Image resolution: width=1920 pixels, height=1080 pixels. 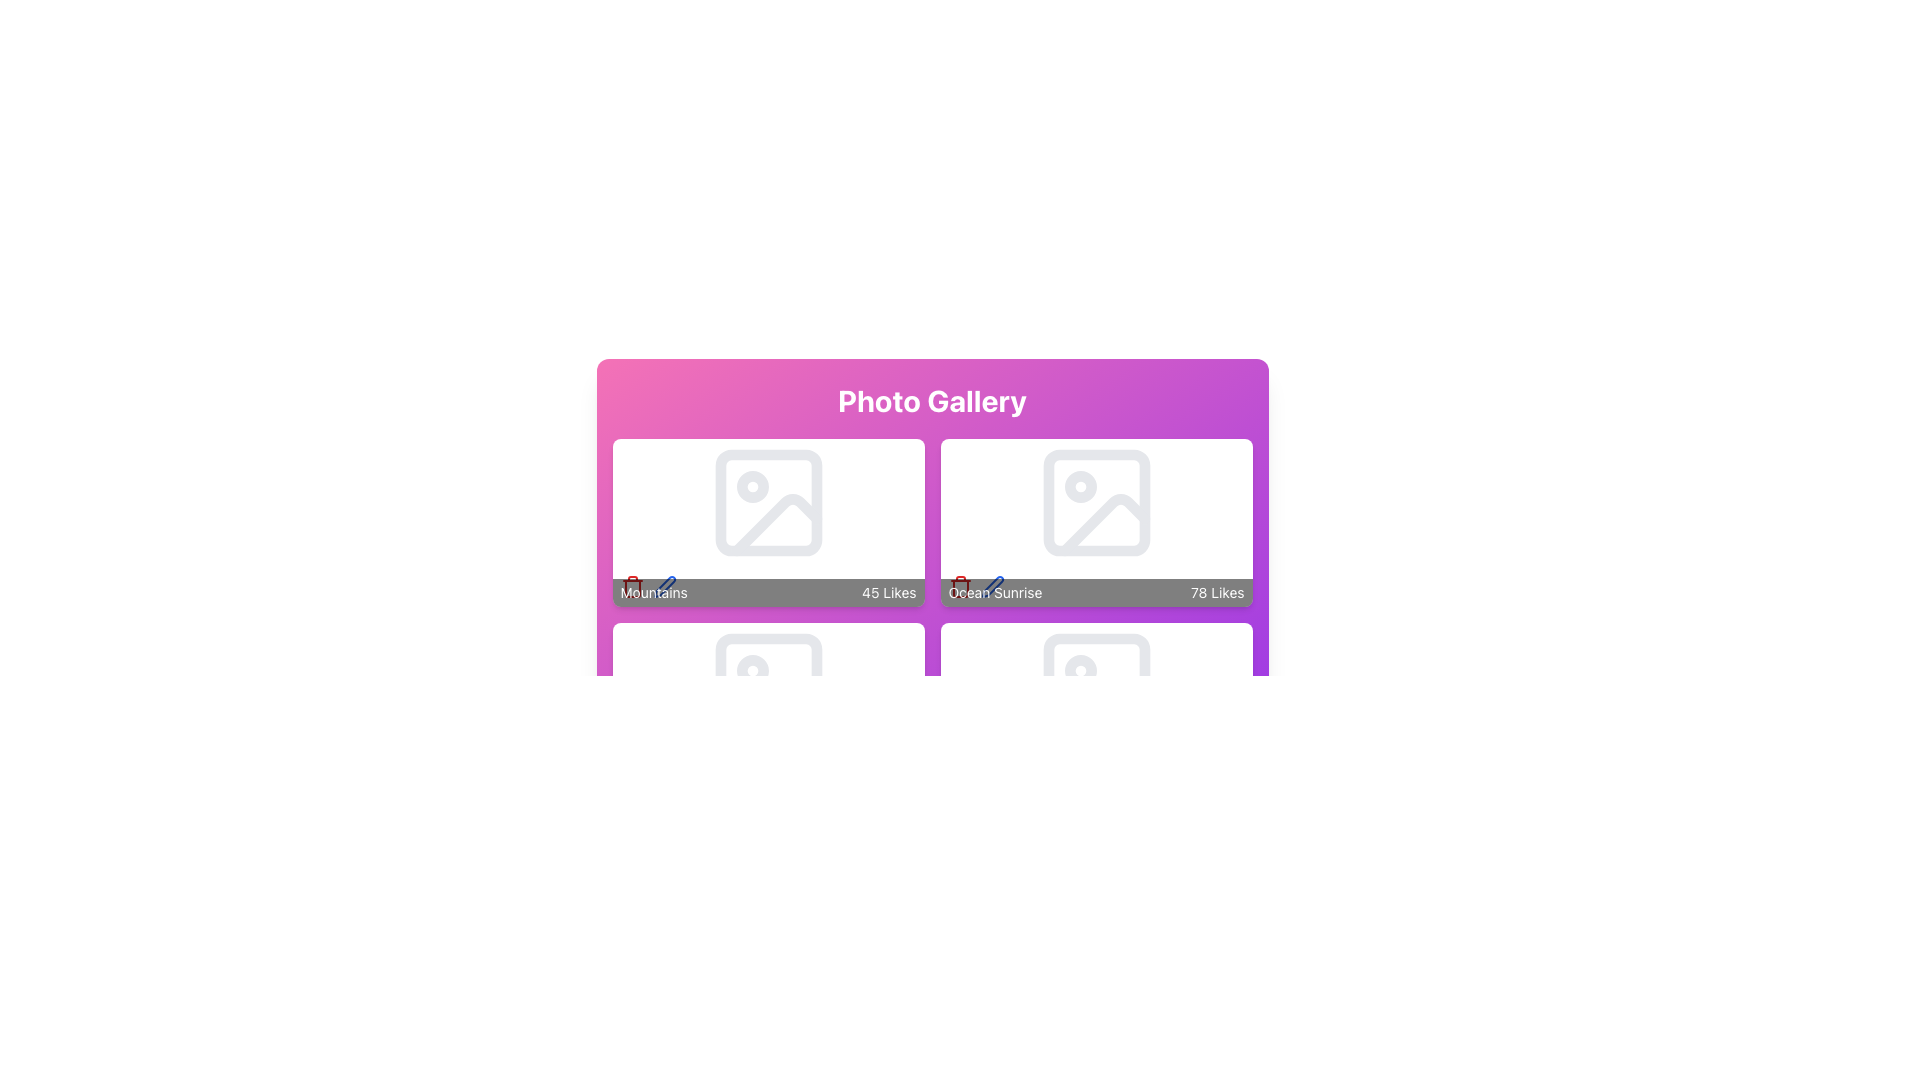 I want to click on the static text label displaying '45 Likes' located in the lower right portion of the upper left photo card, which is aligned to the right side of the bar containing 'Mountains', so click(x=888, y=592).